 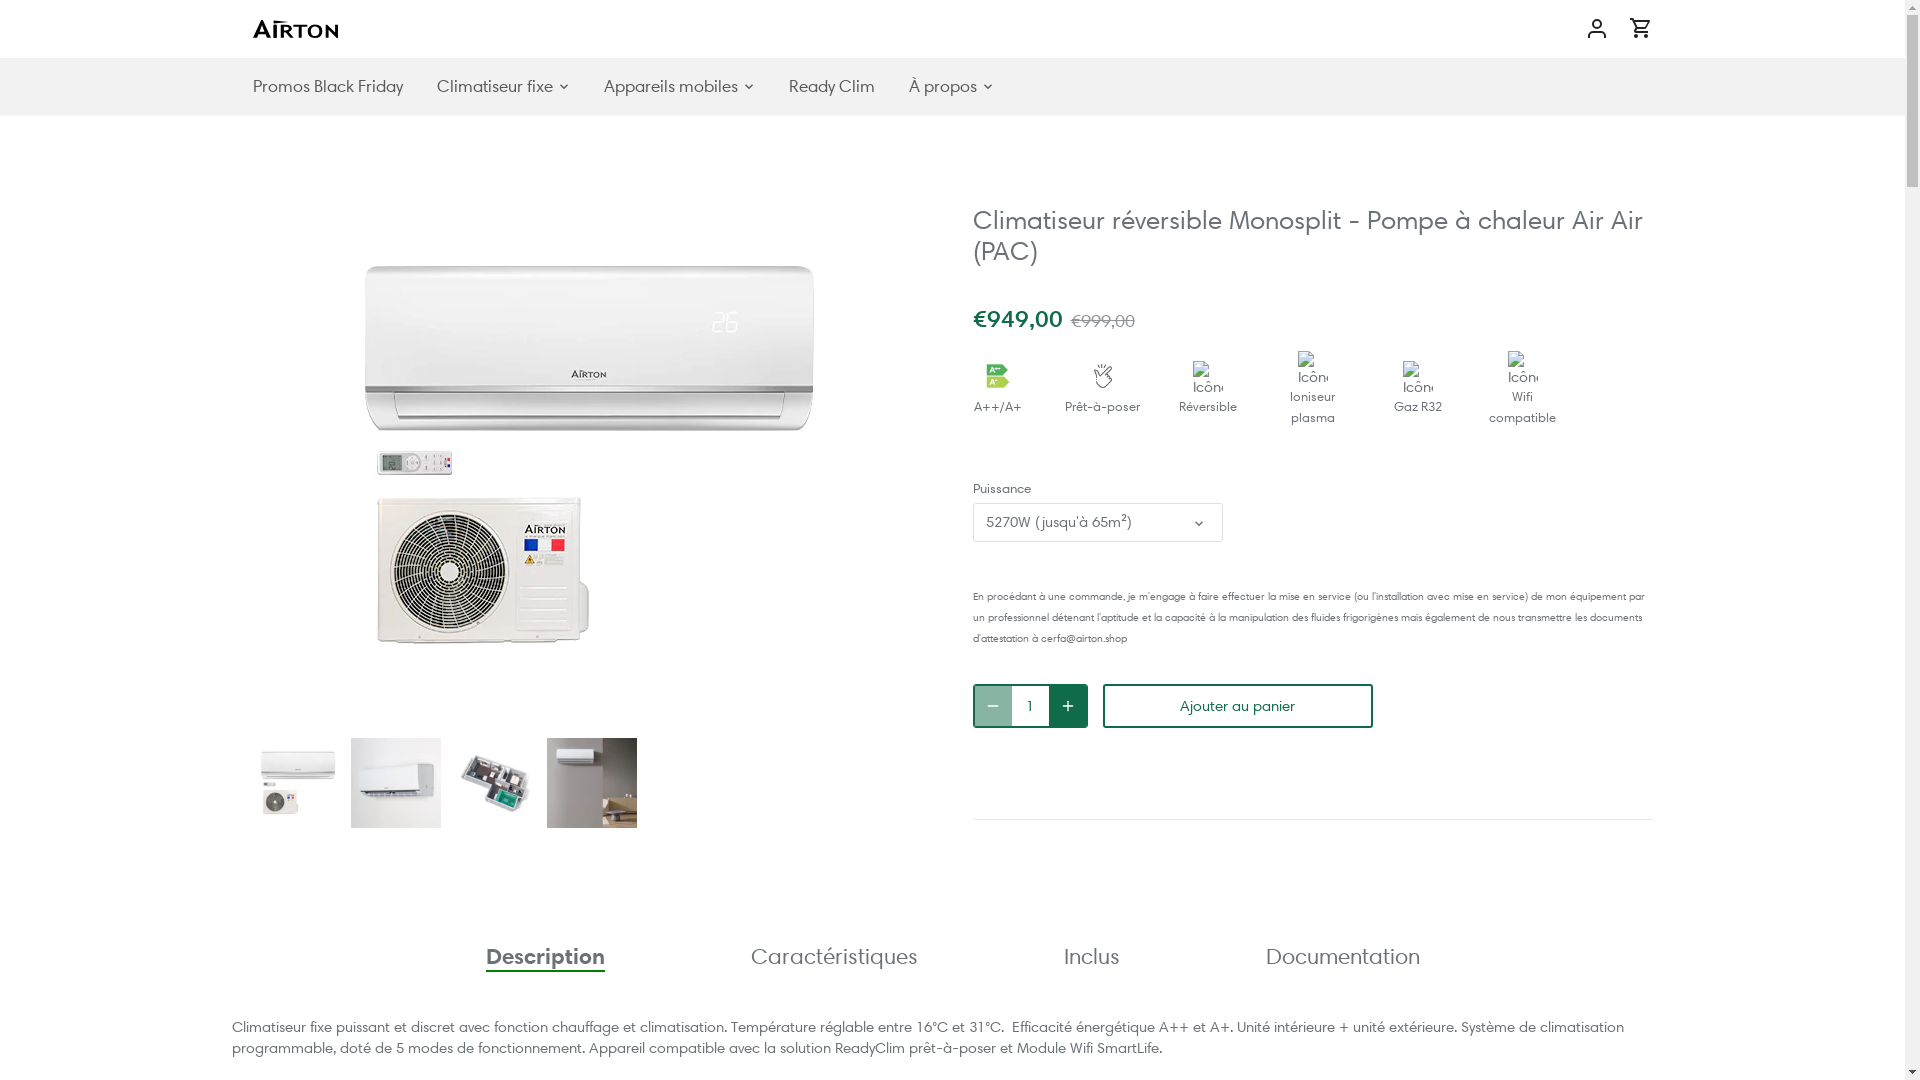 What do you see at coordinates (1343, 955) in the screenshot?
I see `'Documentation'` at bounding box center [1343, 955].